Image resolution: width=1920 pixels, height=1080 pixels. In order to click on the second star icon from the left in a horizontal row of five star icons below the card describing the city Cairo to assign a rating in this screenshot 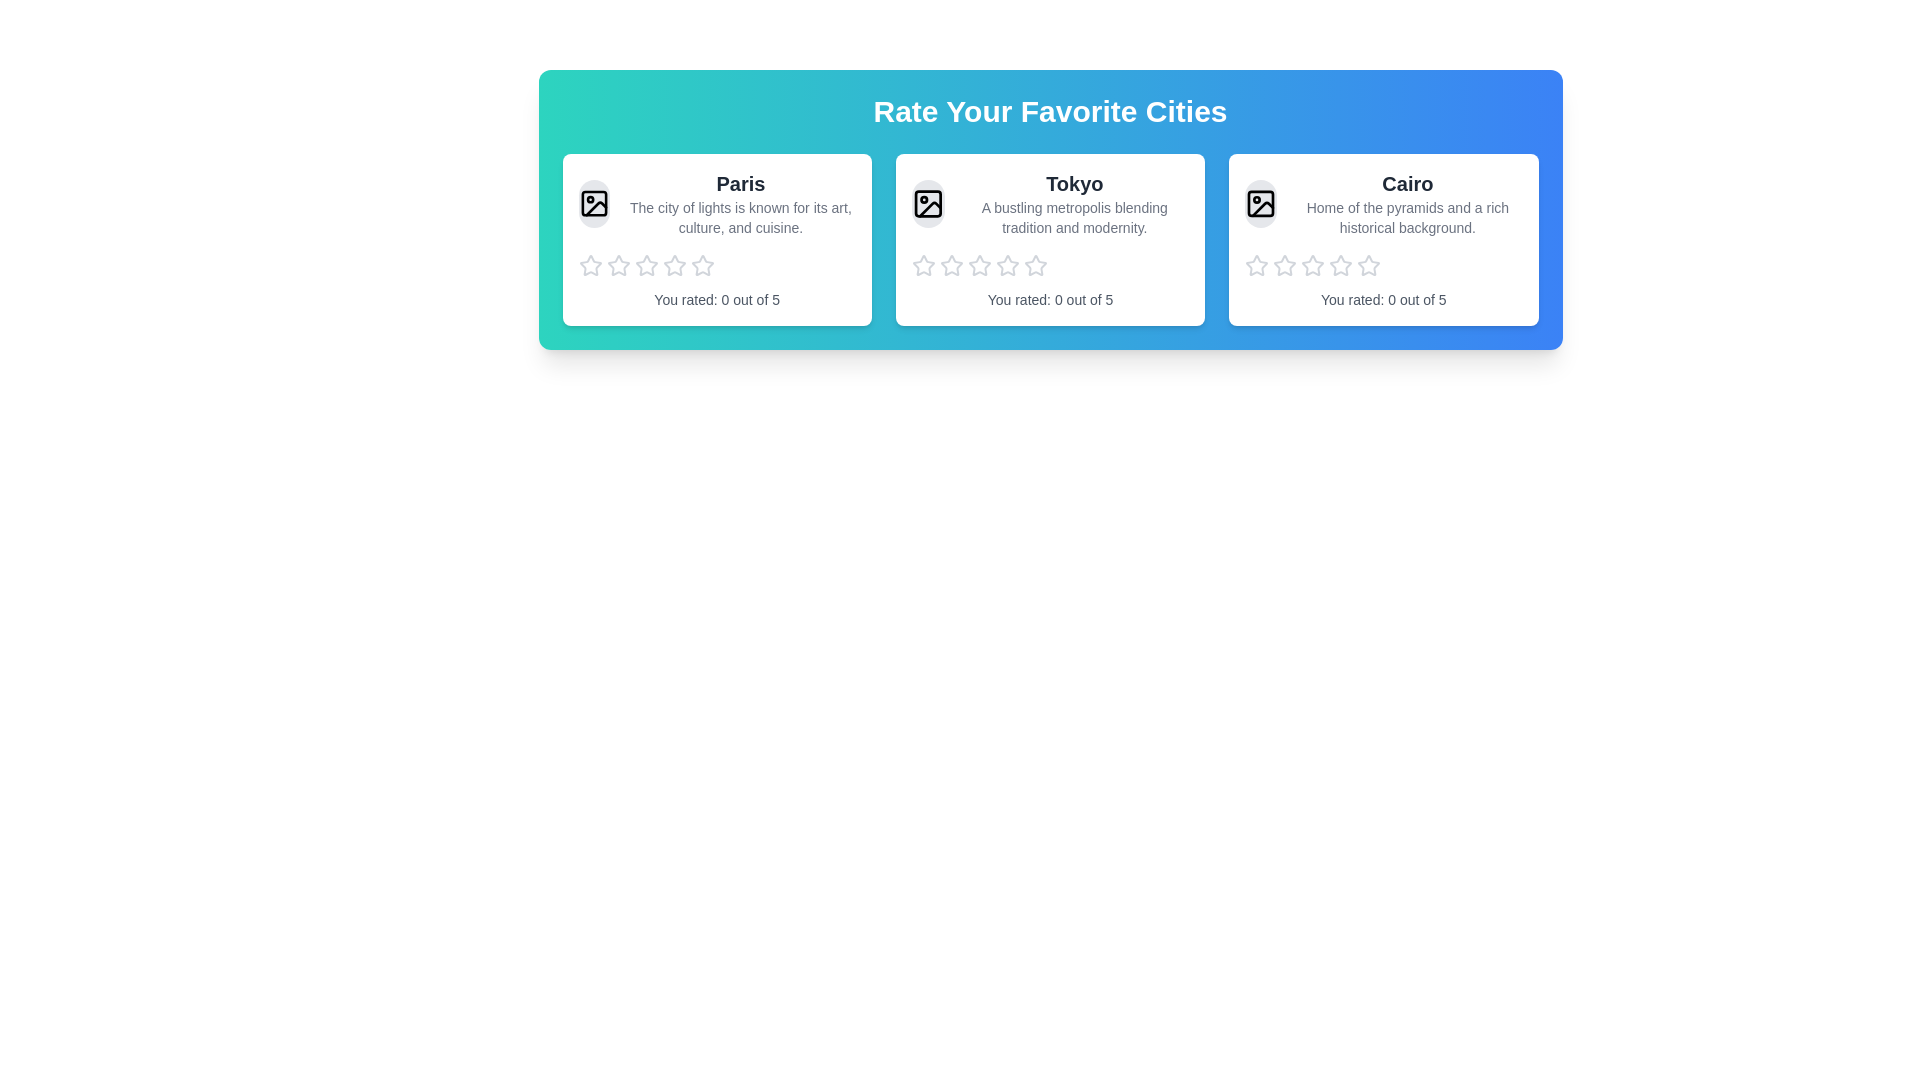, I will do `click(1313, 264)`.